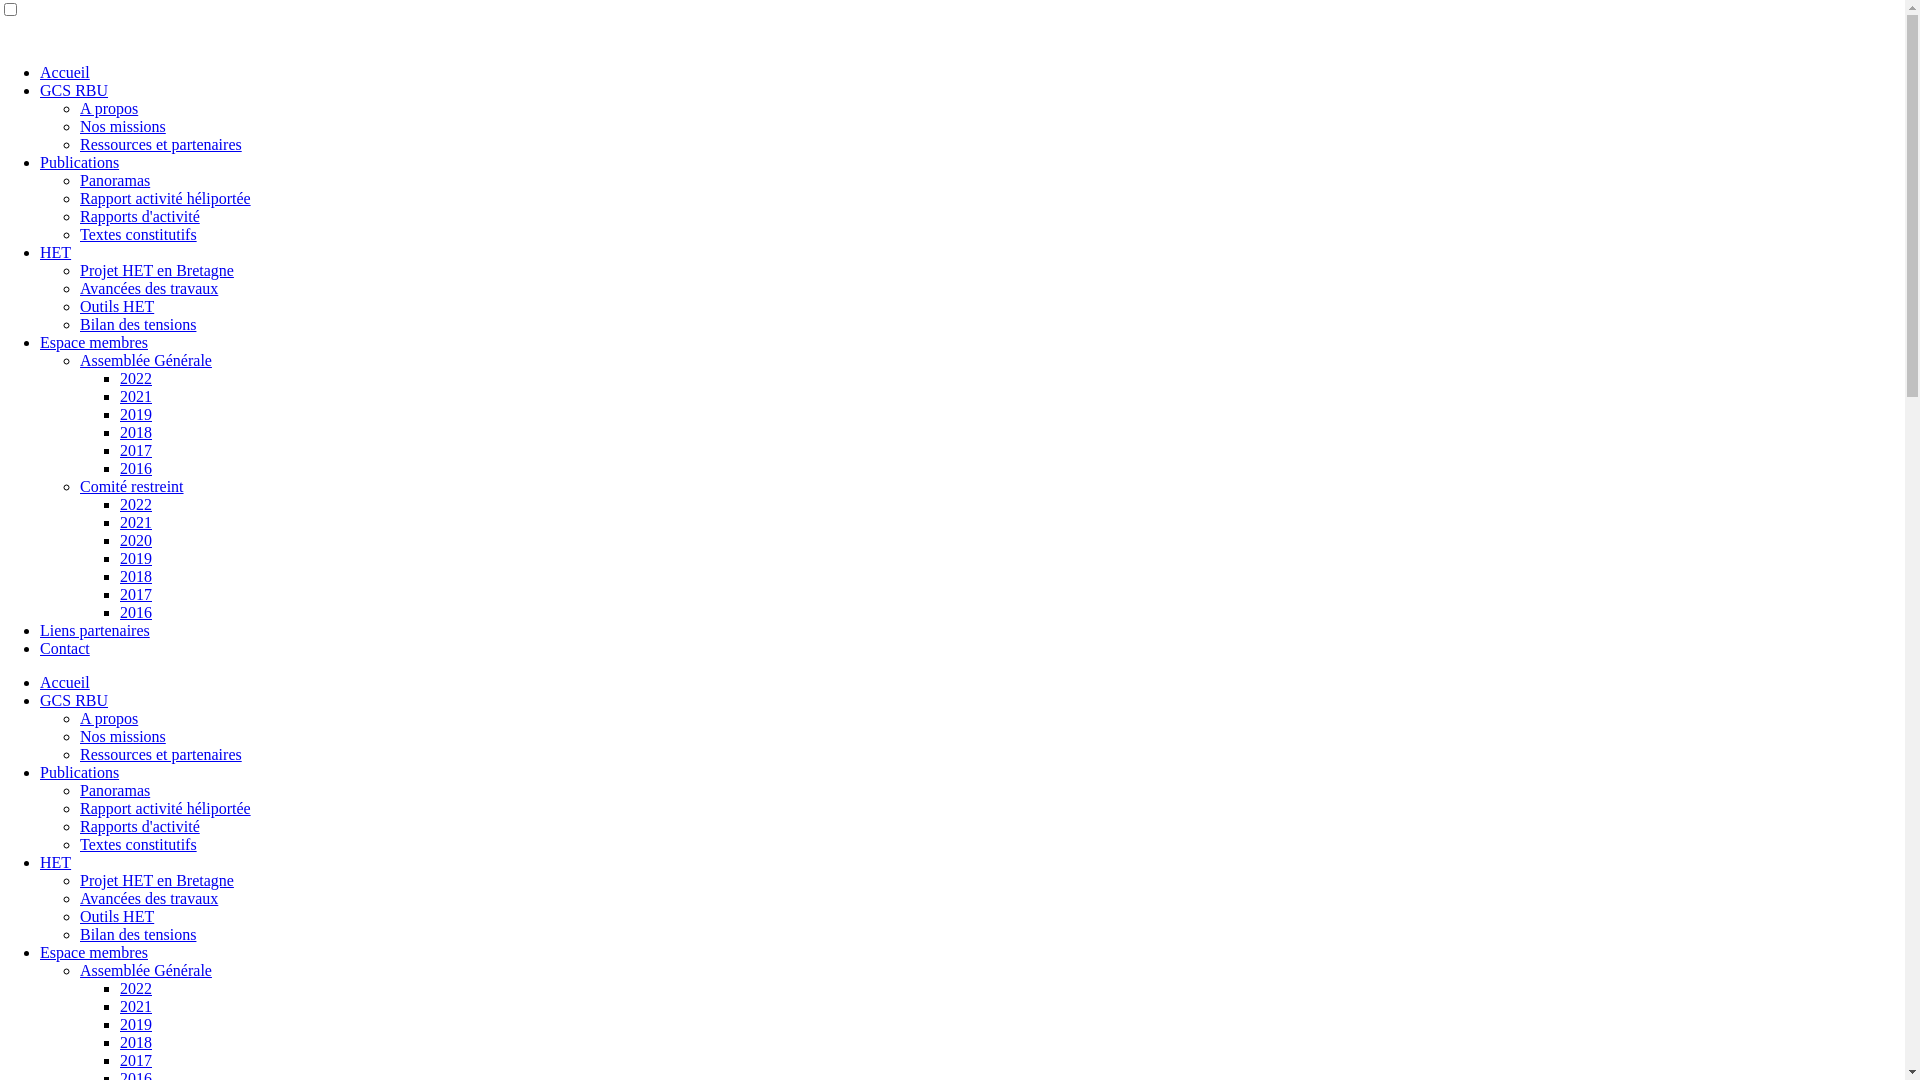 The image size is (1920, 1080). I want to click on '2022', so click(134, 378).